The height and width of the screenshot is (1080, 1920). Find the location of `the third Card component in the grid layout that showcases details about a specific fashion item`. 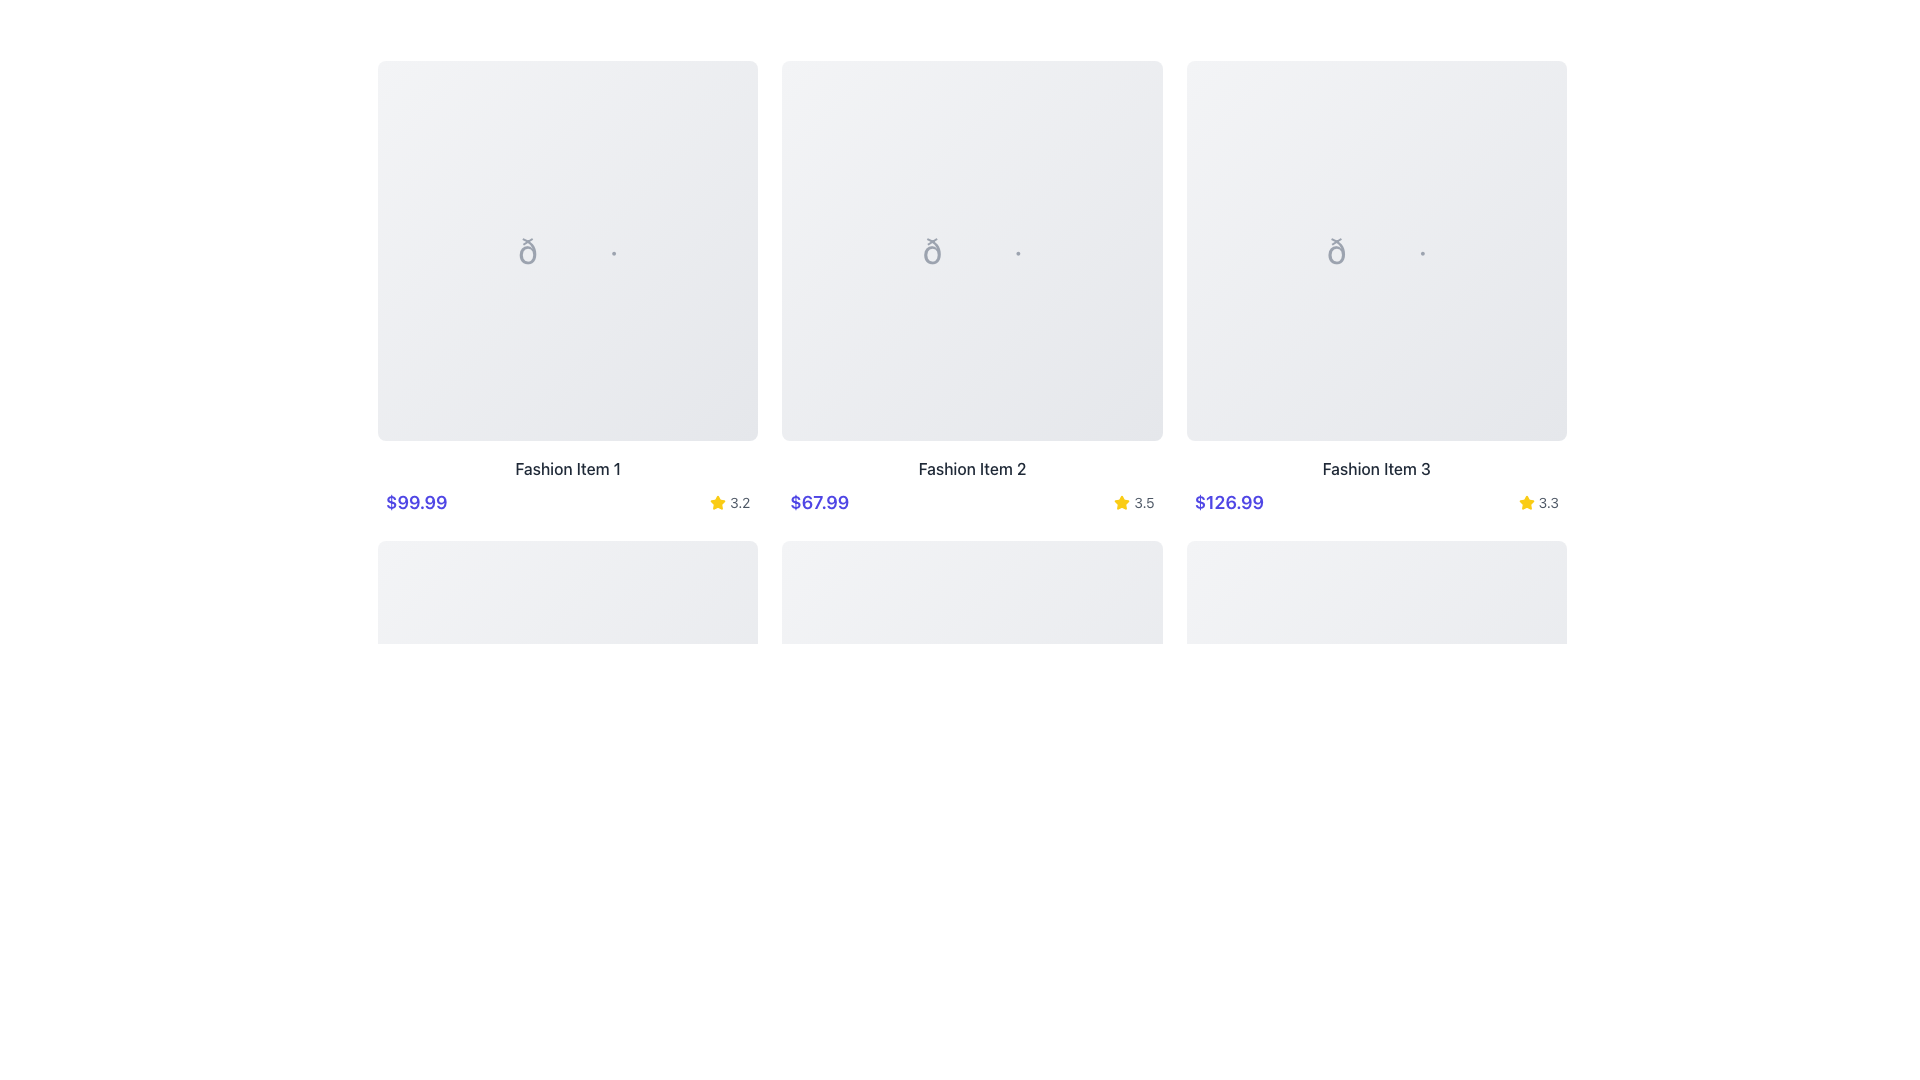

the third Card component in the grid layout that showcases details about a specific fashion item is located at coordinates (1375, 289).